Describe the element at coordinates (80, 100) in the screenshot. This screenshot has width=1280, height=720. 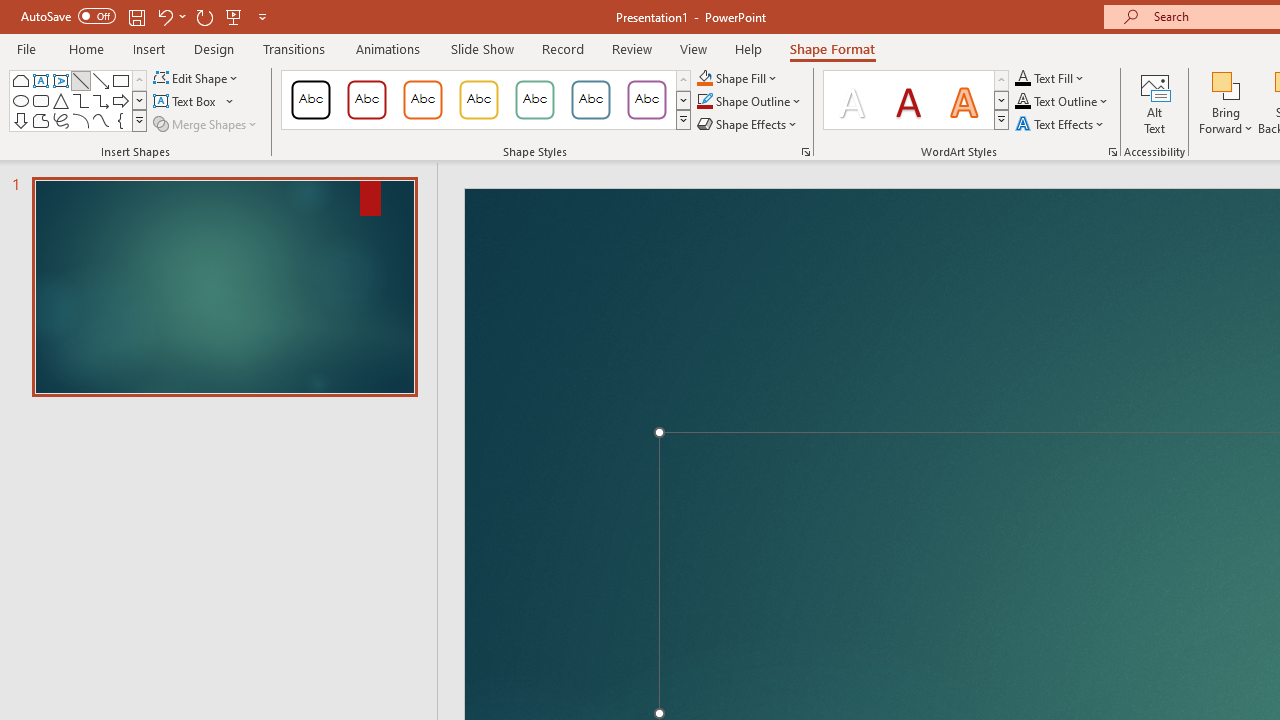
I see `'Connector: Elbow'` at that location.